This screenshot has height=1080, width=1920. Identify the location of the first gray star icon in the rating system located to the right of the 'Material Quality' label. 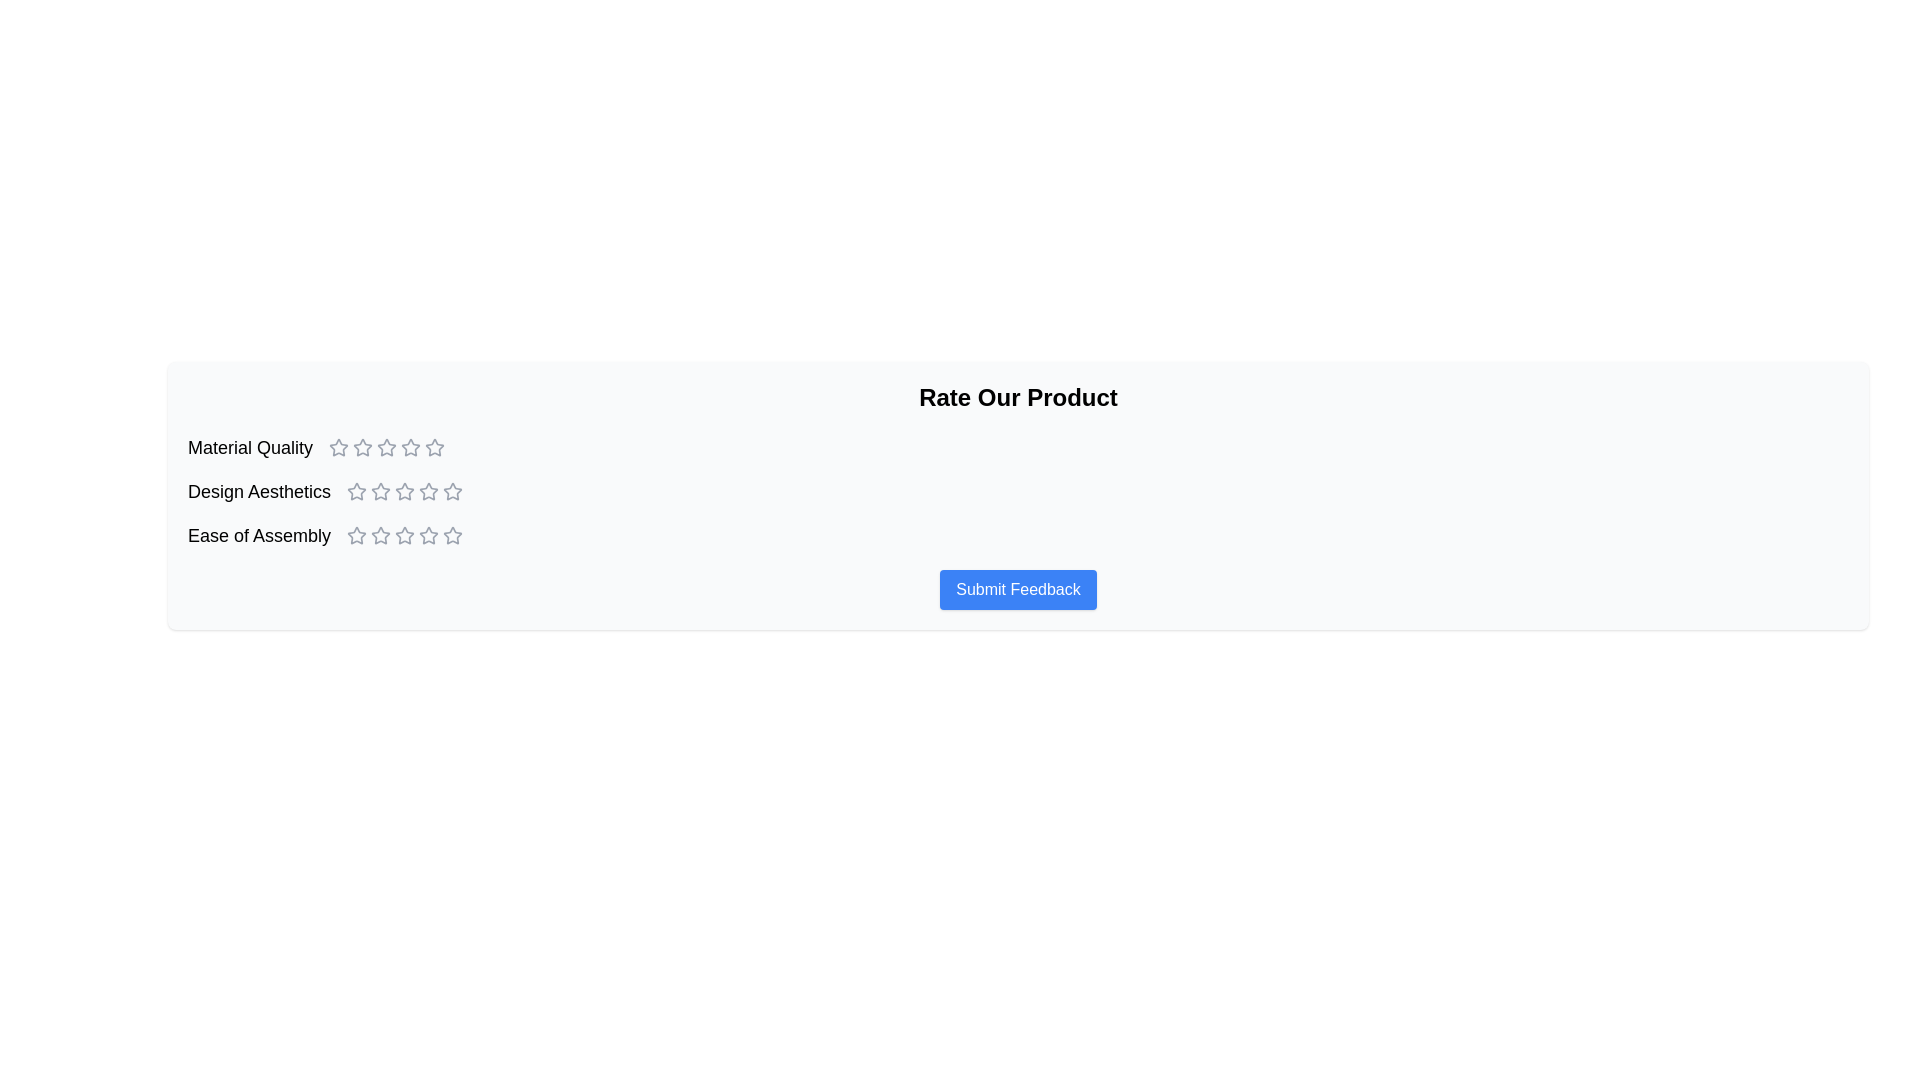
(339, 446).